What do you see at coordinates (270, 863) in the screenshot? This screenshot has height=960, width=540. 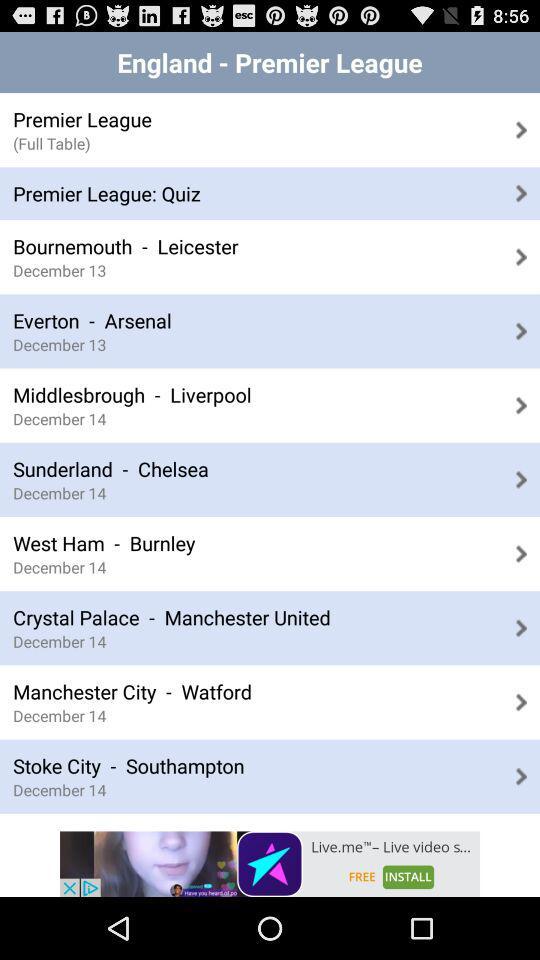 I see `install` at bounding box center [270, 863].